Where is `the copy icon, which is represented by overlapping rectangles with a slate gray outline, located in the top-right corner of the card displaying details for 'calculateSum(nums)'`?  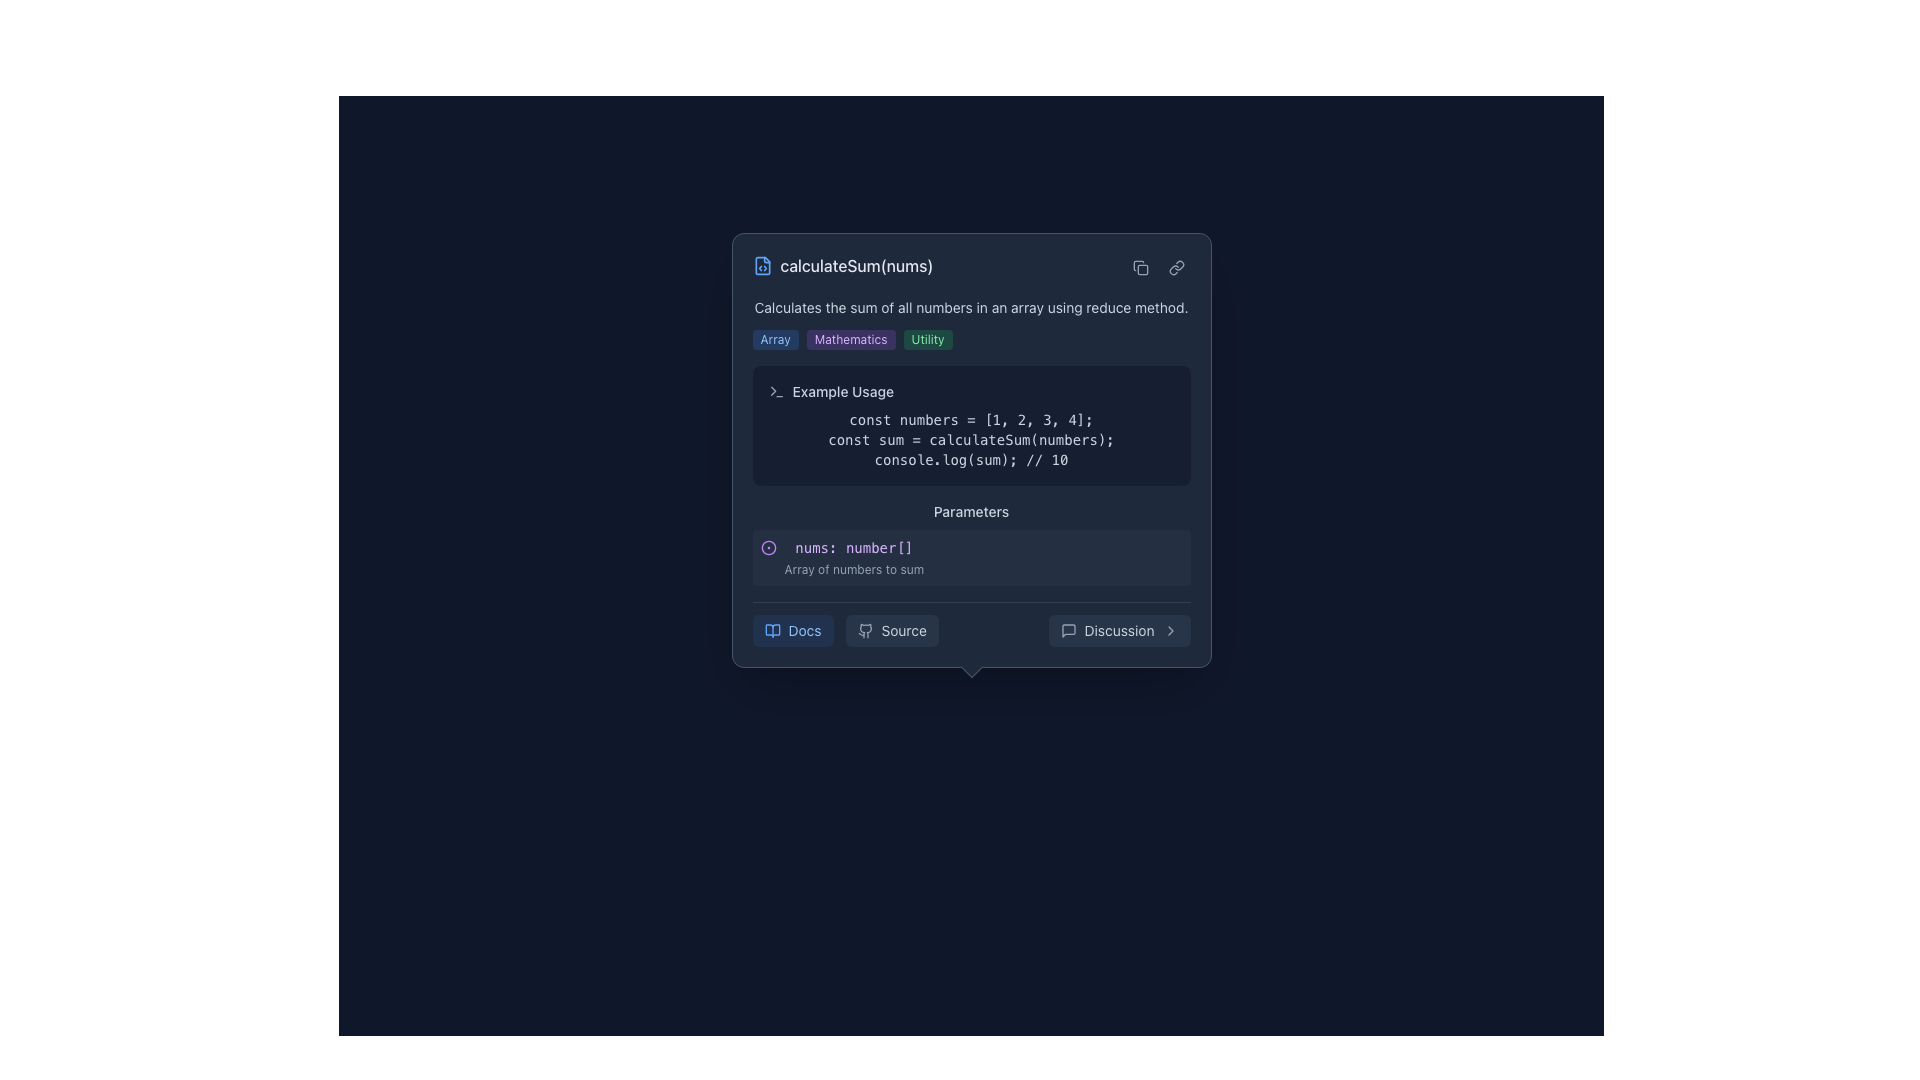
the copy icon, which is represented by overlapping rectangles with a slate gray outline, located in the top-right corner of the card displaying details for 'calculateSum(nums)' is located at coordinates (1158, 266).